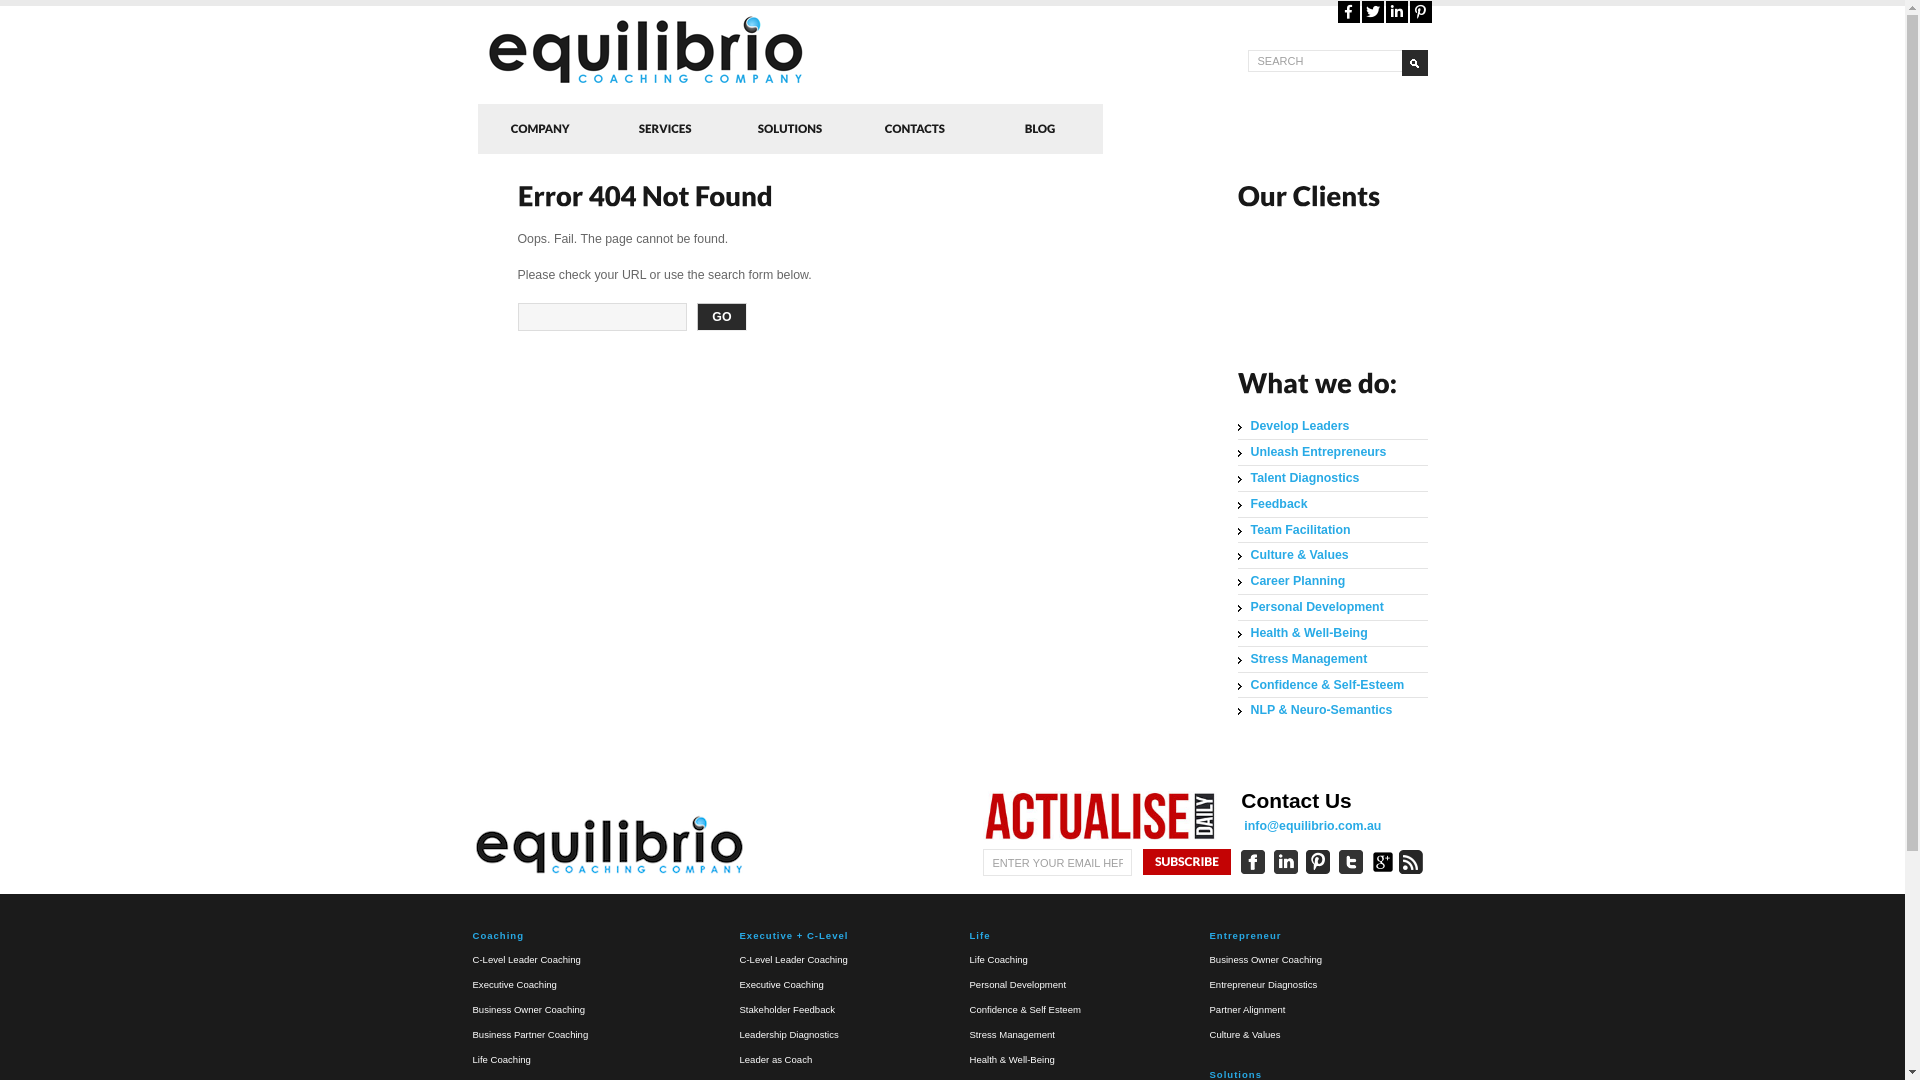 The image size is (1920, 1080). I want to click on 'Executive Coaching', so click(781, 983).